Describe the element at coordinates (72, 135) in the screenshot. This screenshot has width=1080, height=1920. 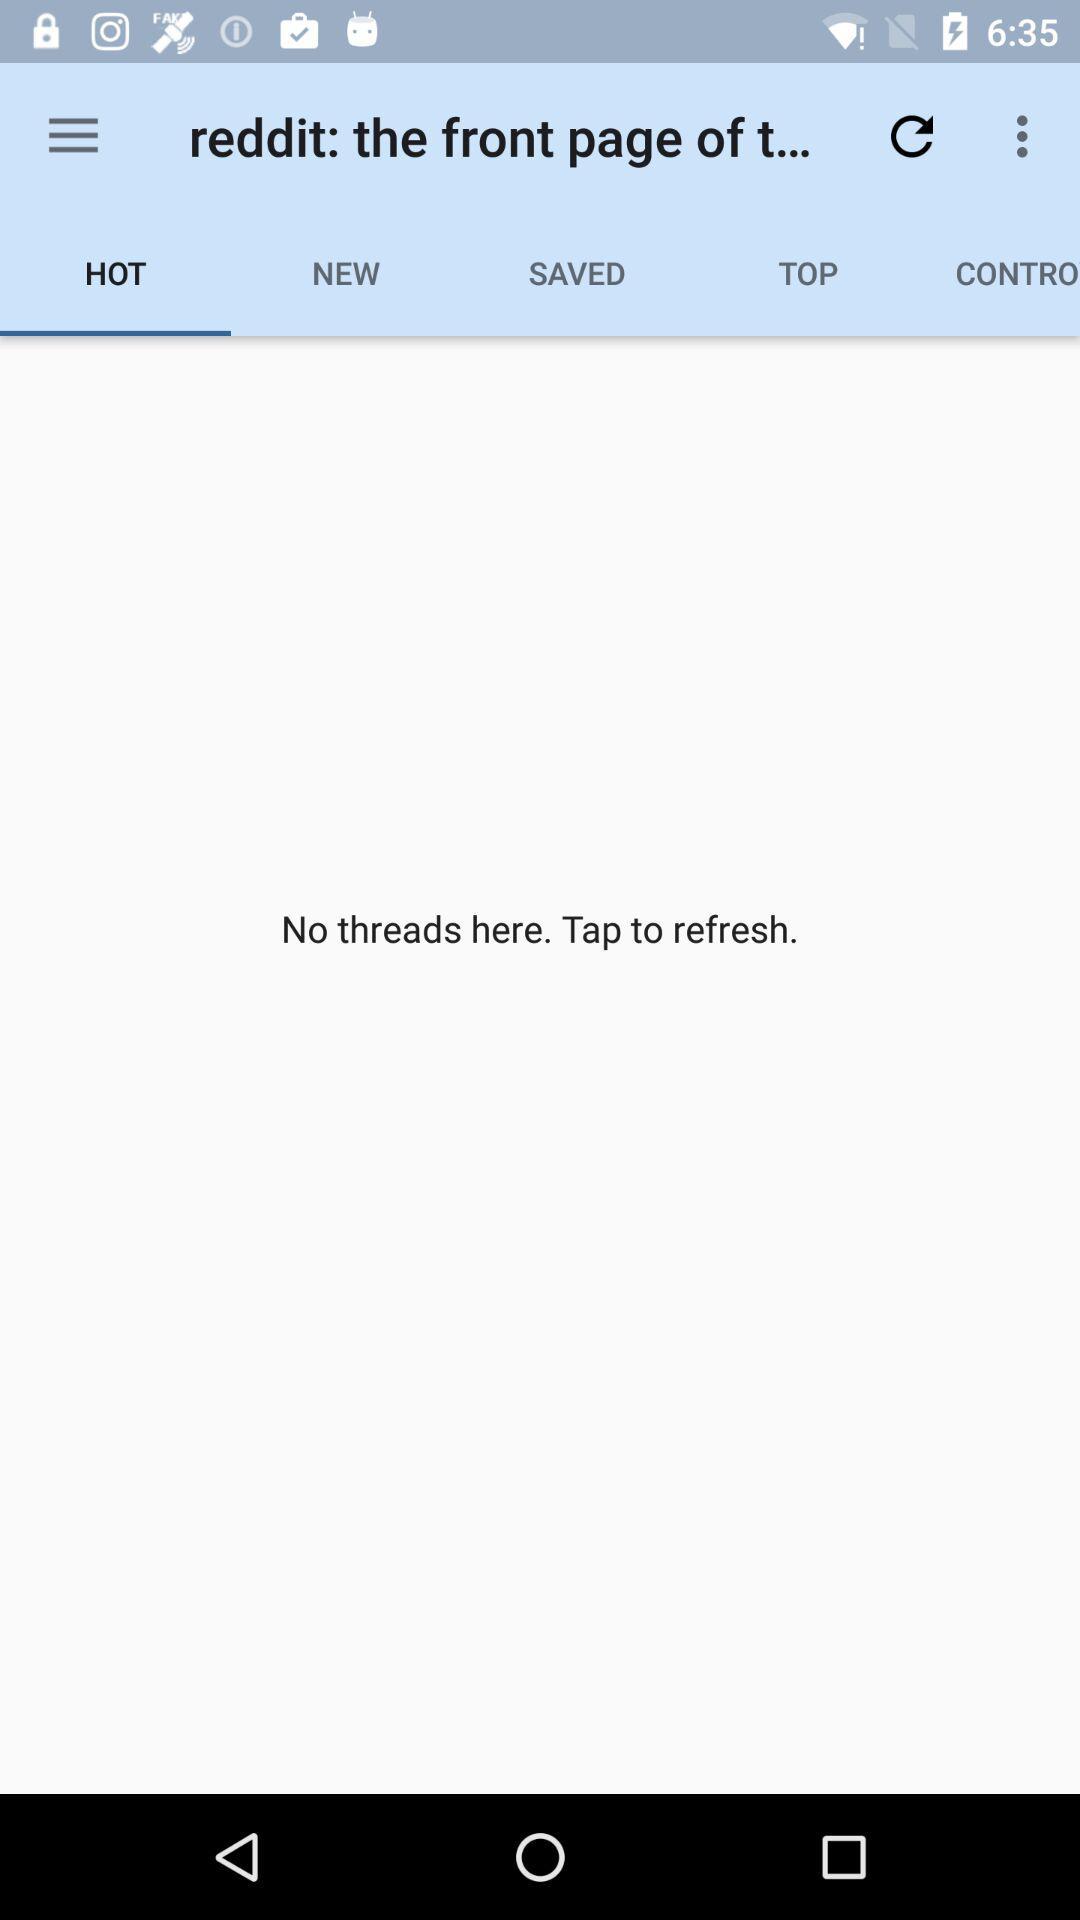
I see `the item next to the reddit the front` at that location.